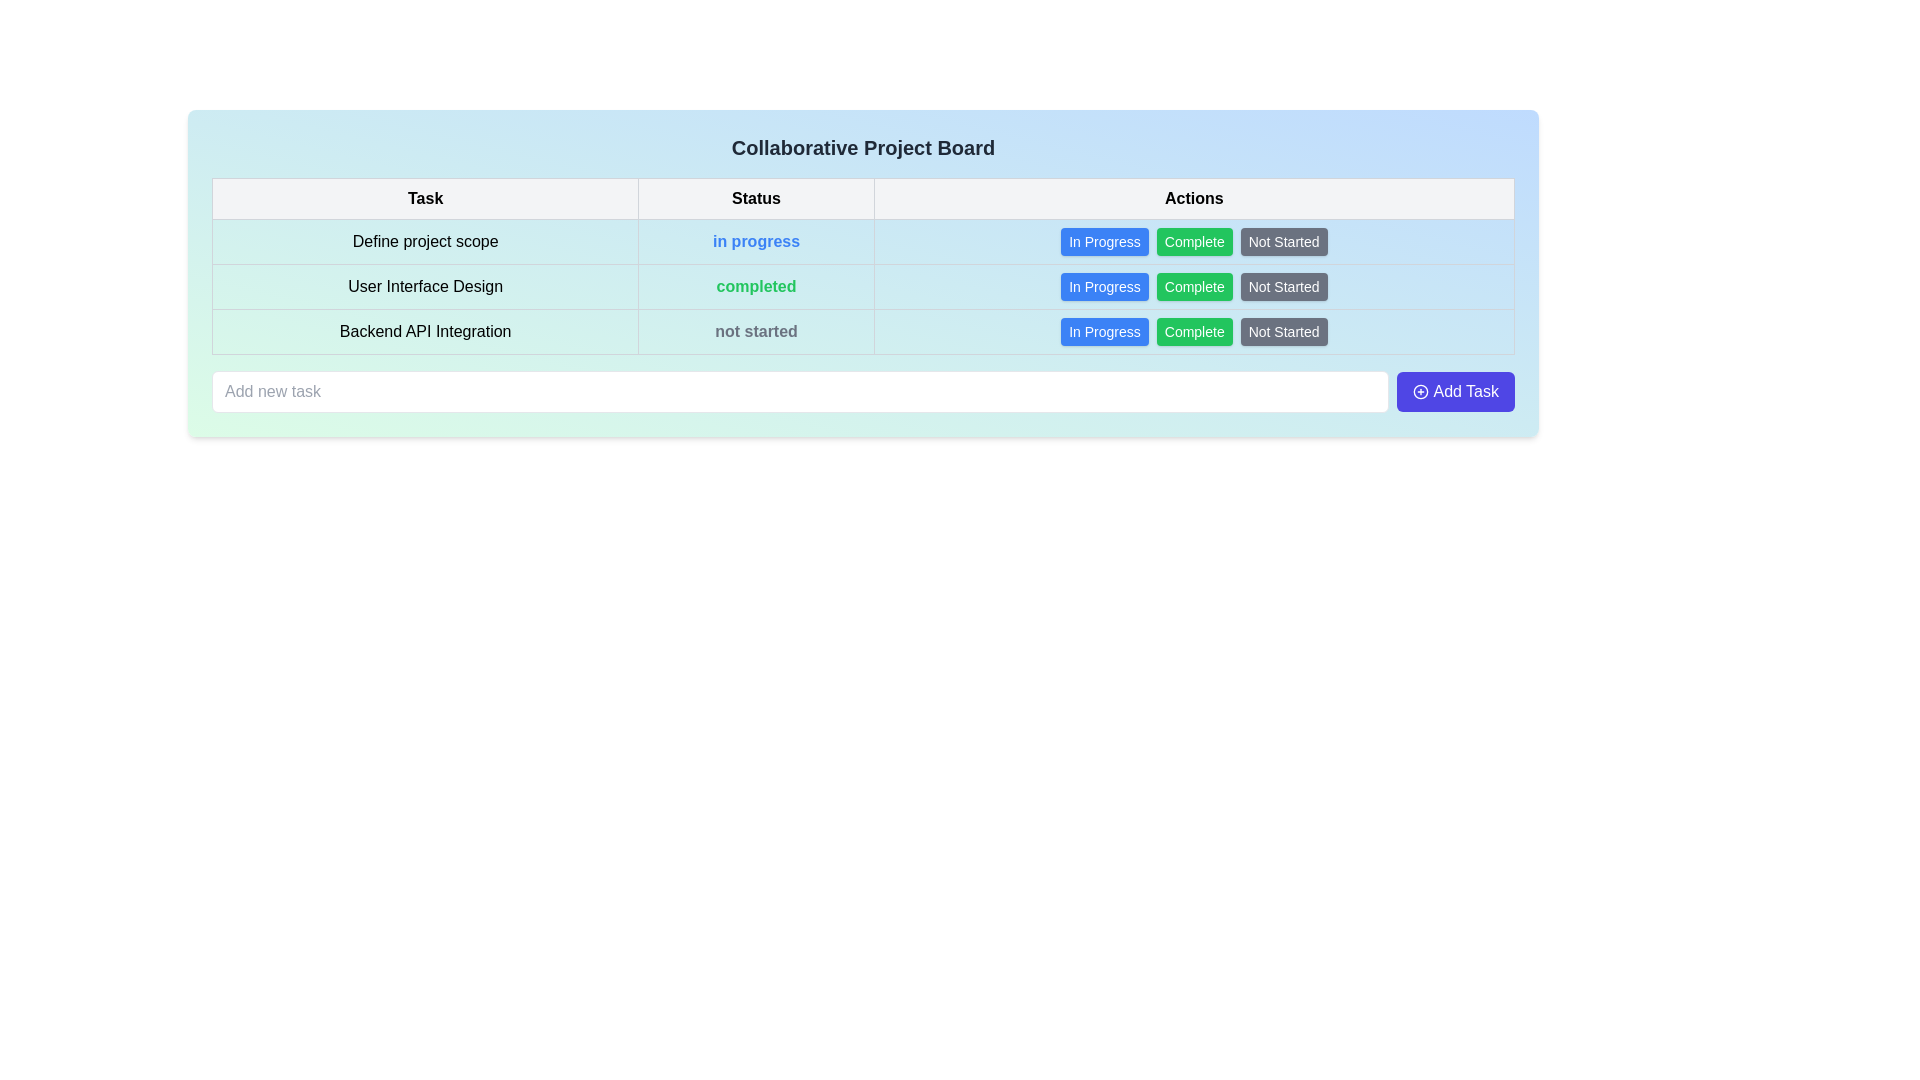 The image size is (1920, 1080). I want to click on the section header with bold, extra-large text reading 'Collaborative Project Board', which is styled with dark gray color and centered above a table layout, so click(863, 146).